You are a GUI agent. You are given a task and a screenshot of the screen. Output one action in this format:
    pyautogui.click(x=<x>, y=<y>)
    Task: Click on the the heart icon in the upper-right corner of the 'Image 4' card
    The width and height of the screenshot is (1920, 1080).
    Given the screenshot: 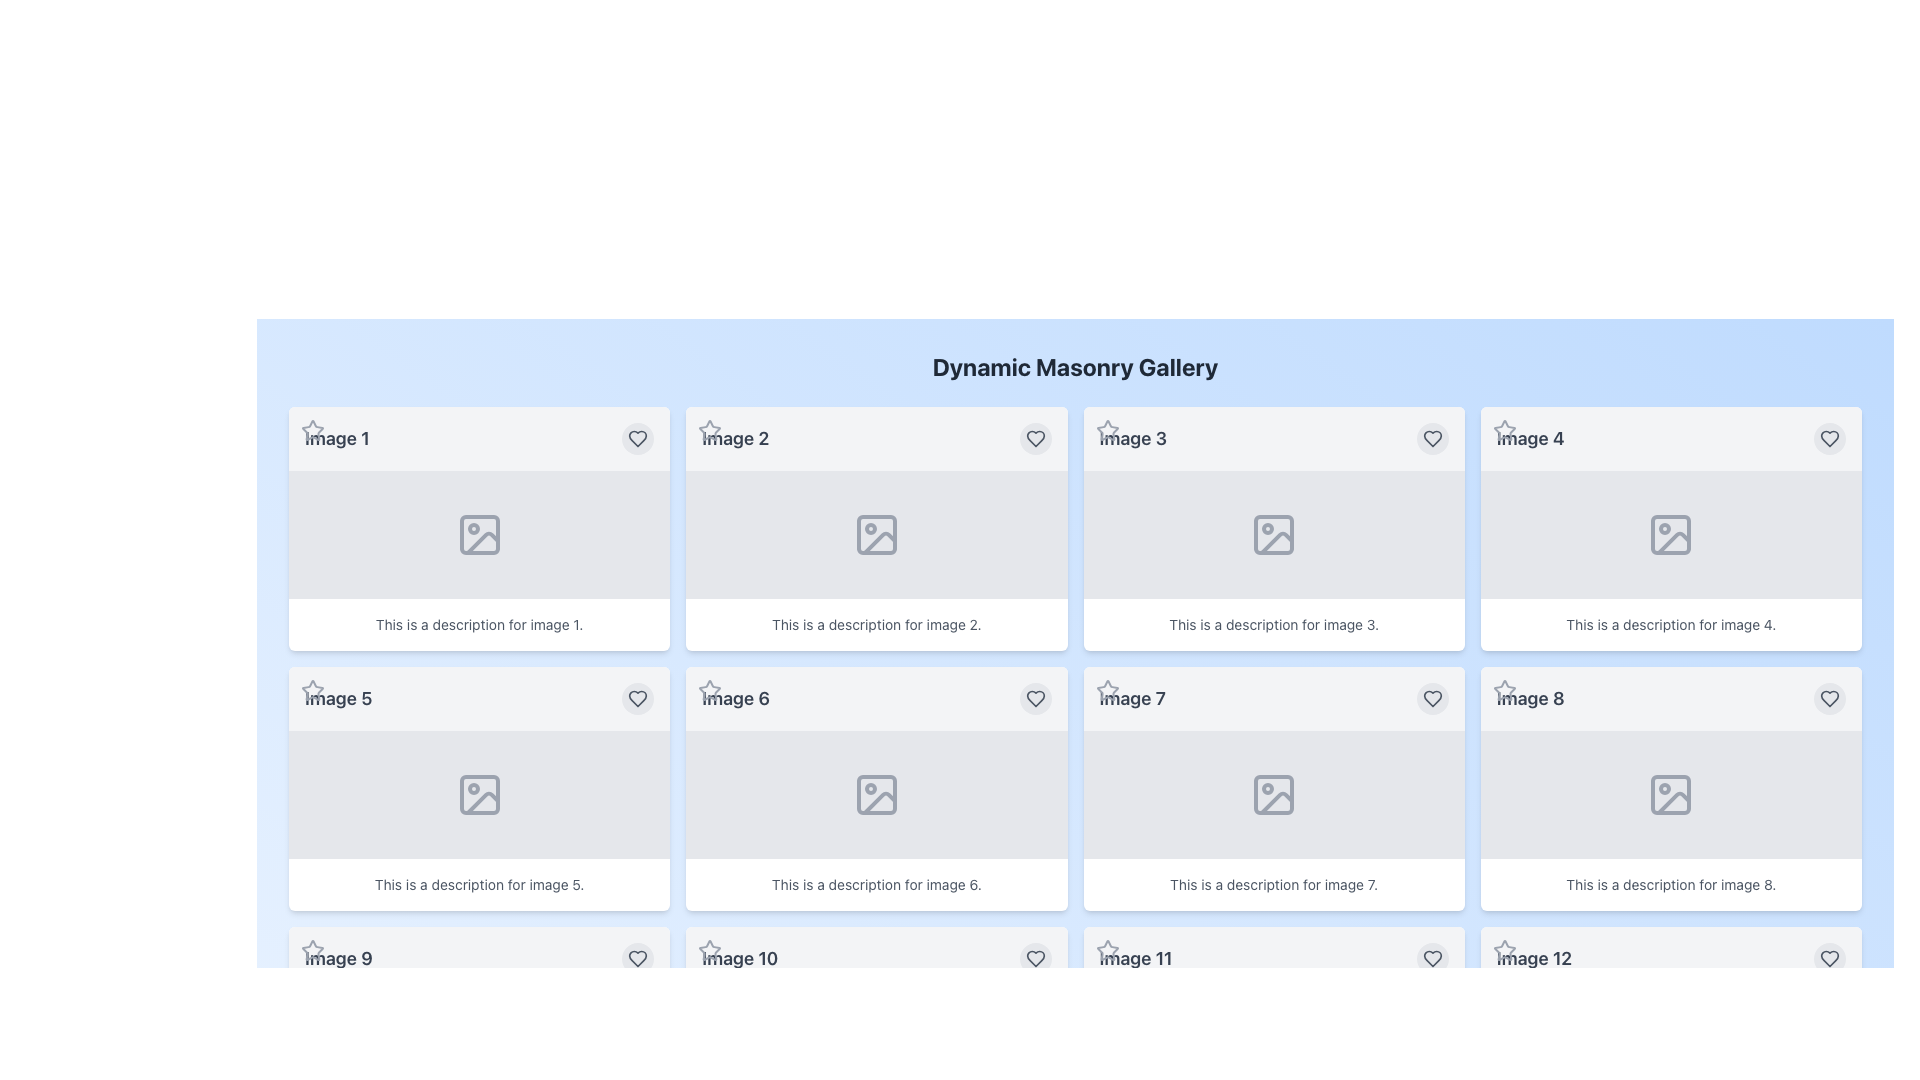 What is the action you would take?
    pyautogui.click(x=1829, y=438)
    